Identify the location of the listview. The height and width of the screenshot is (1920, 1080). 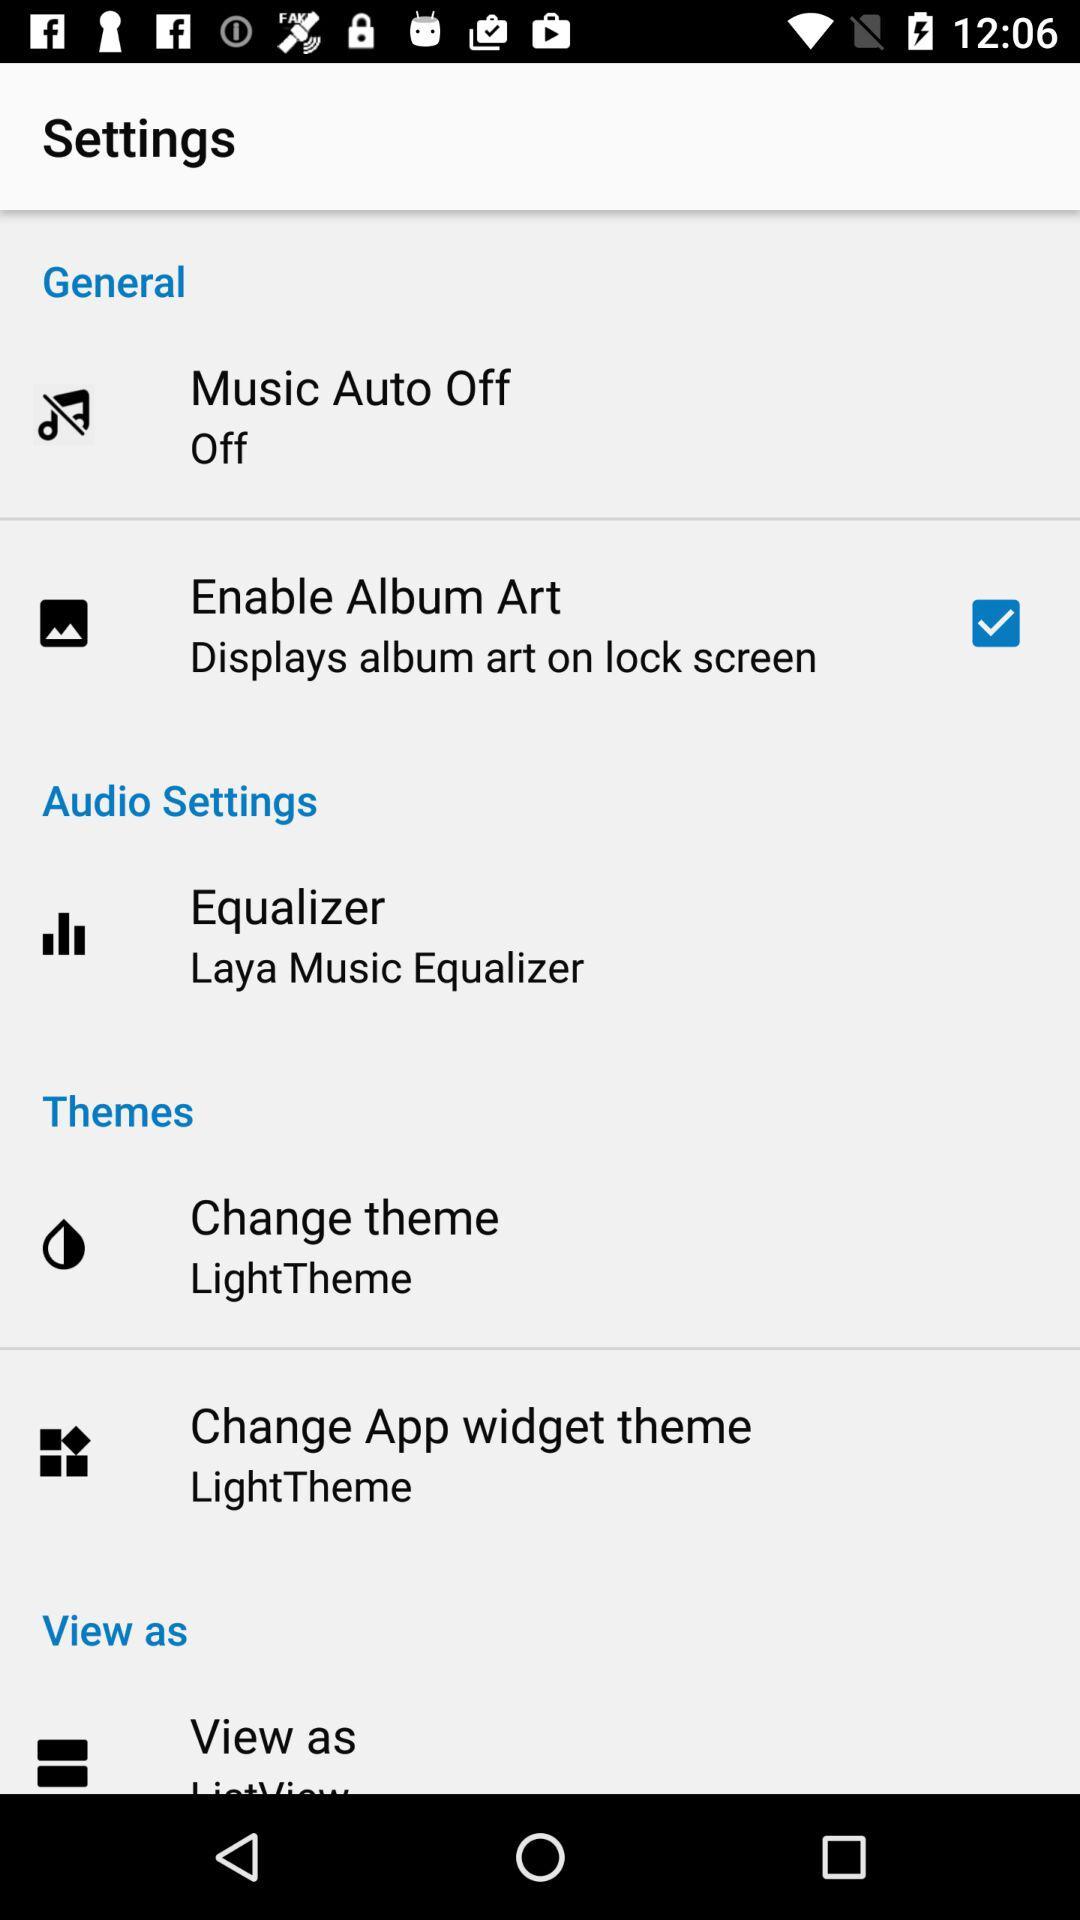
(268, 1780).